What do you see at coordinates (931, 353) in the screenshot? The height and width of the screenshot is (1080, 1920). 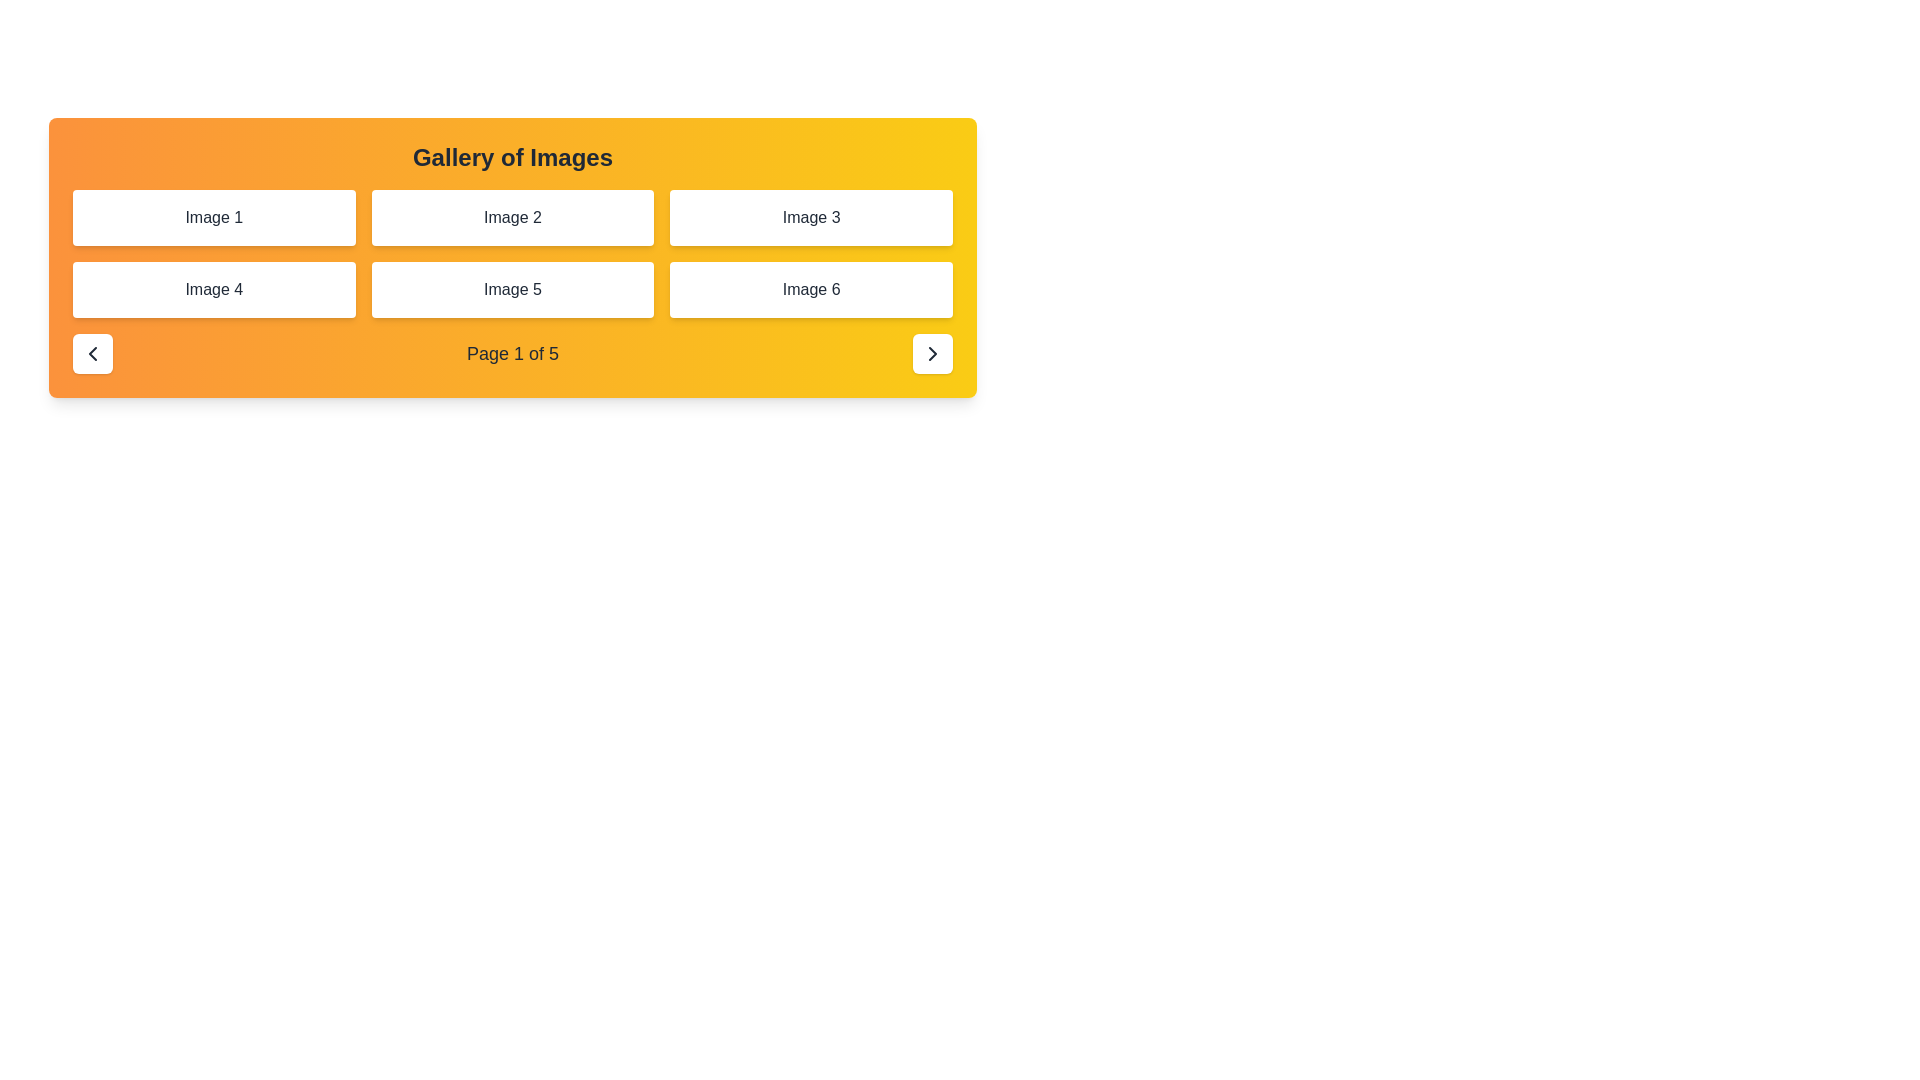 I see `the right arrow icon within the button located at the bottom-right corner of the card interface` at bounding box center [931, 353].